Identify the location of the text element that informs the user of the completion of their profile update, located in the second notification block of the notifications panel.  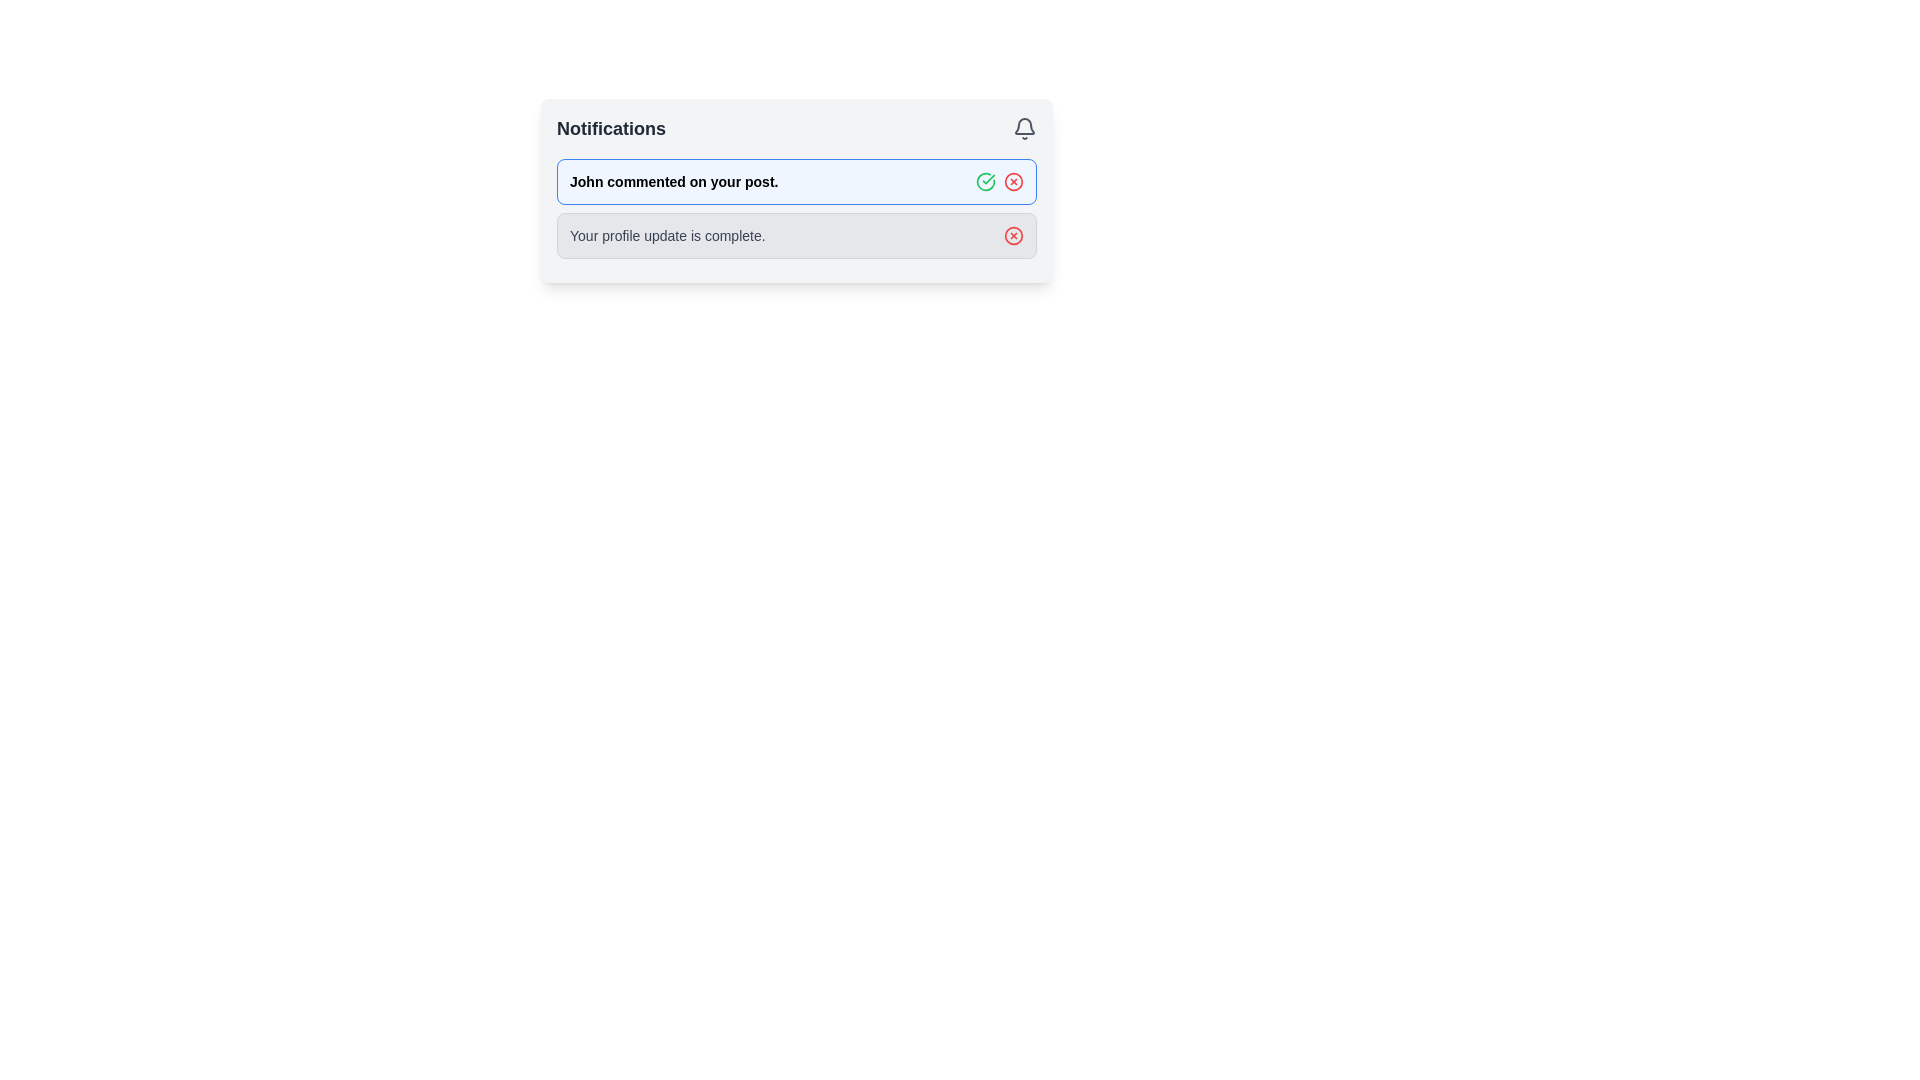
(667, 234).